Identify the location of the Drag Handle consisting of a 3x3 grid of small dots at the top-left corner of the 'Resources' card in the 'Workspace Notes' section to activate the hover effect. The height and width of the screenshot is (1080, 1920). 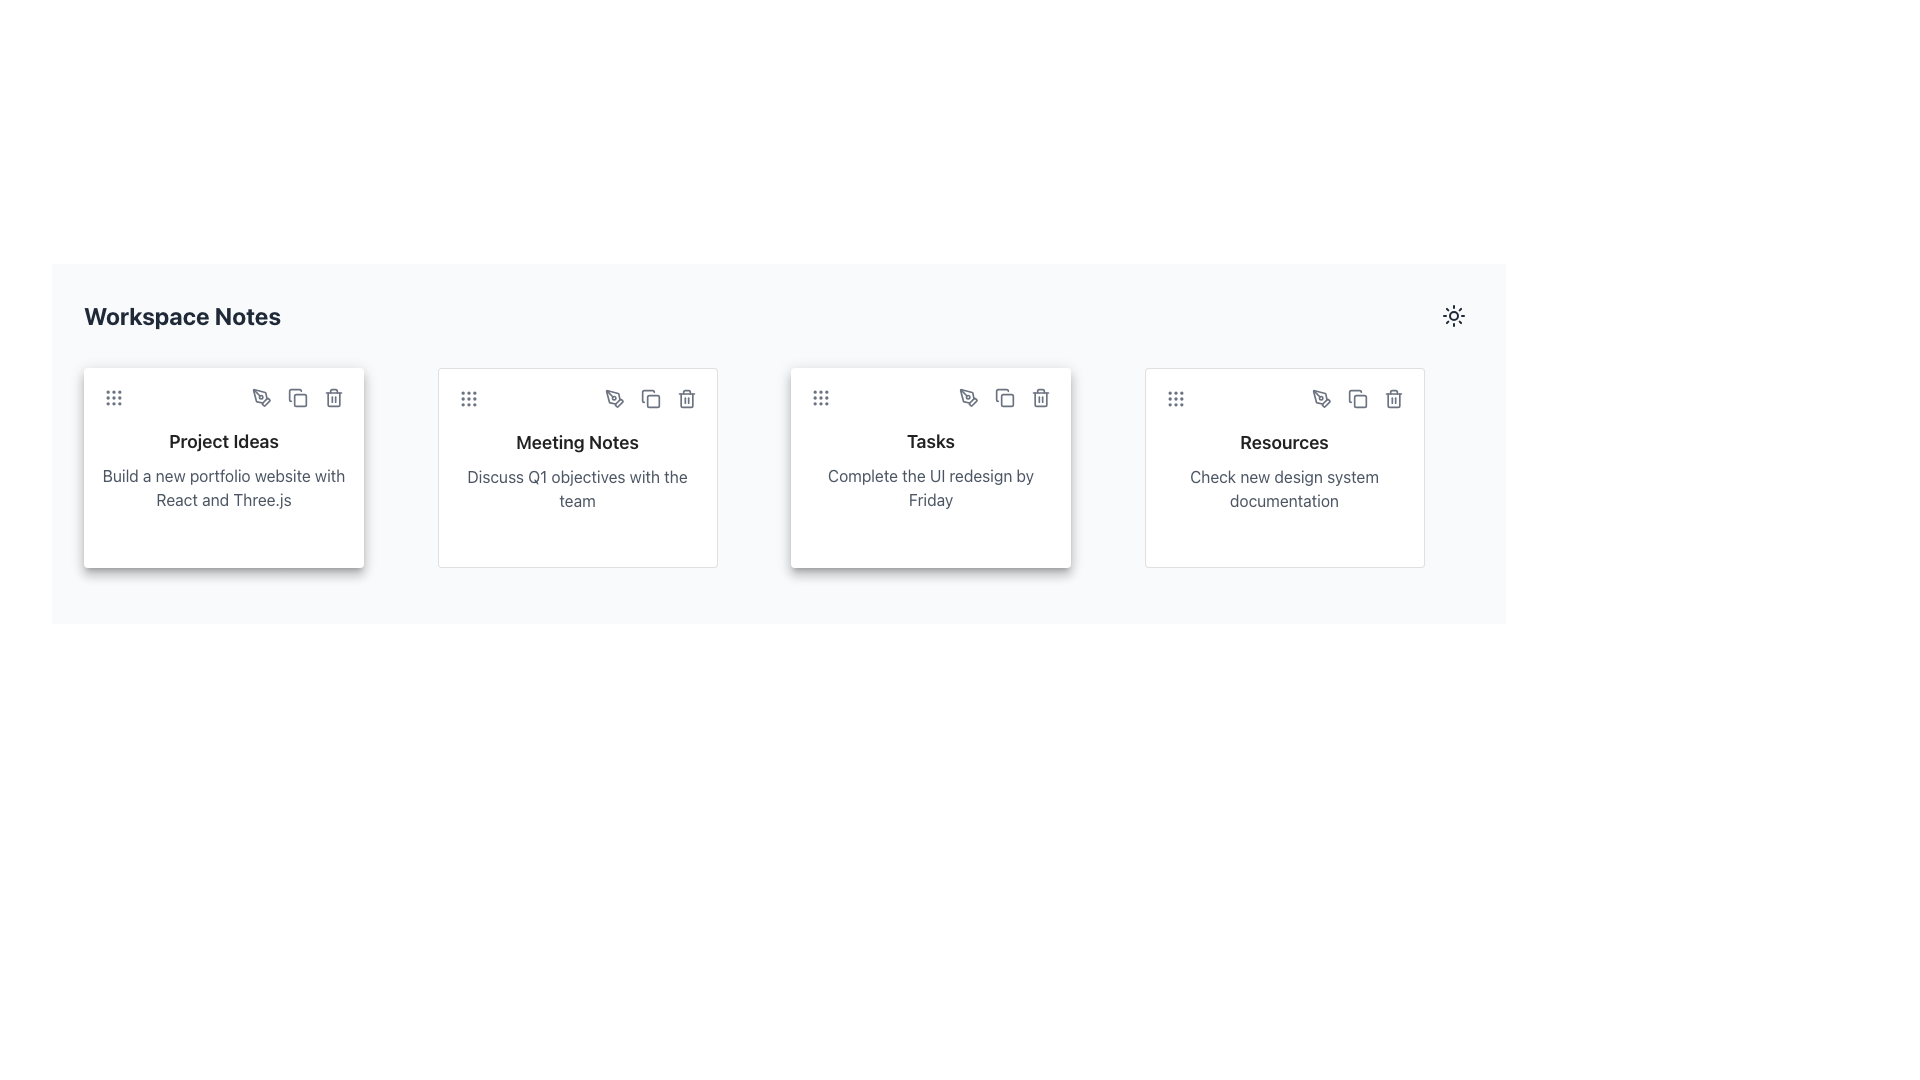
(1175, 398).